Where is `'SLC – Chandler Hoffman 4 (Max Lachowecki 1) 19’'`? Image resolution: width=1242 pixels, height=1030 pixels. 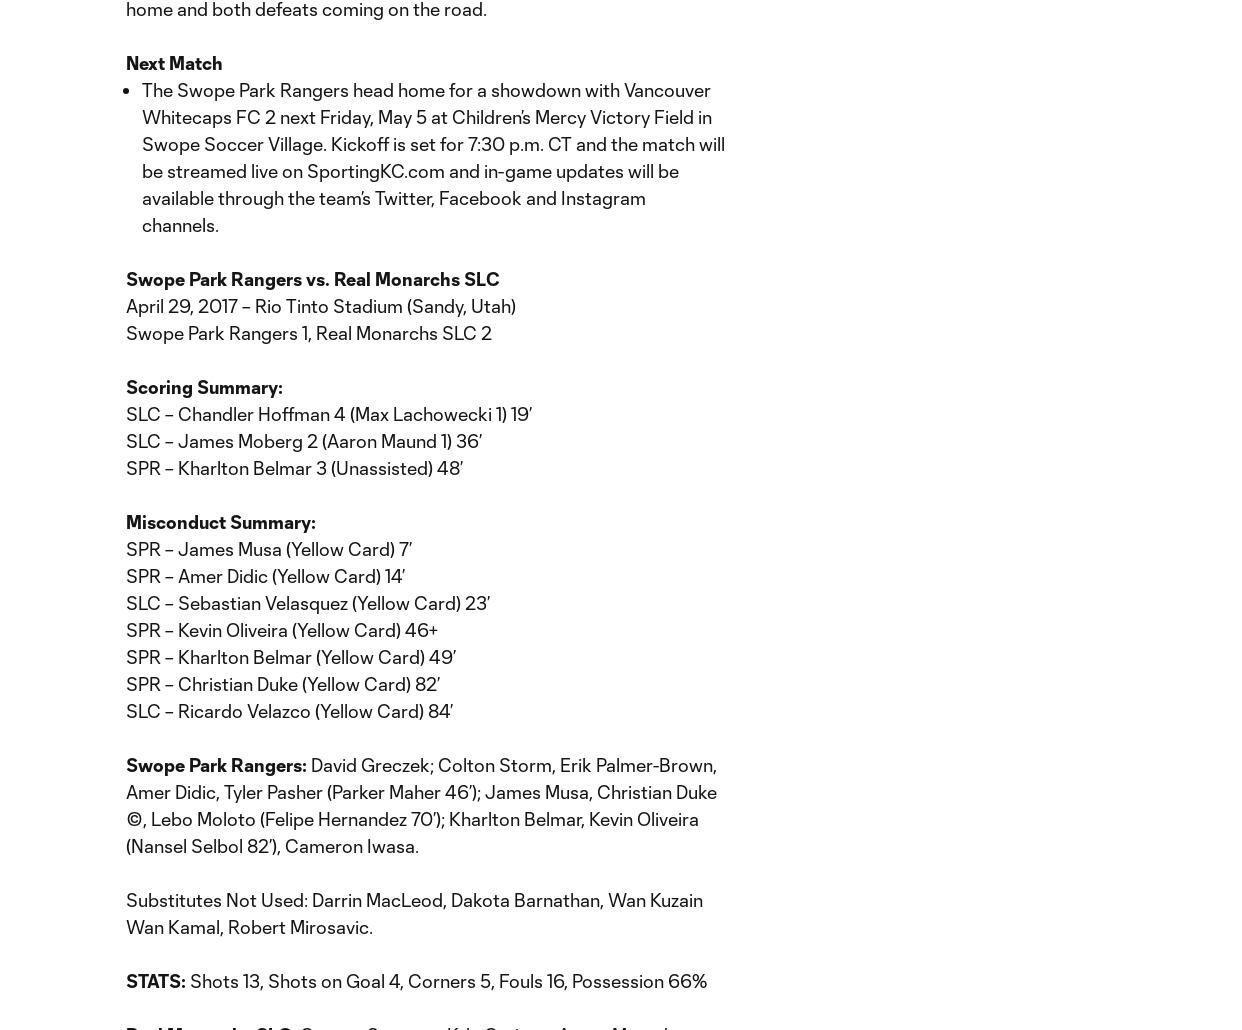
'SLC – Chandler Hoffman 4 (Max Lachowecki 1) 19’' is located at coordinates (328, 413).